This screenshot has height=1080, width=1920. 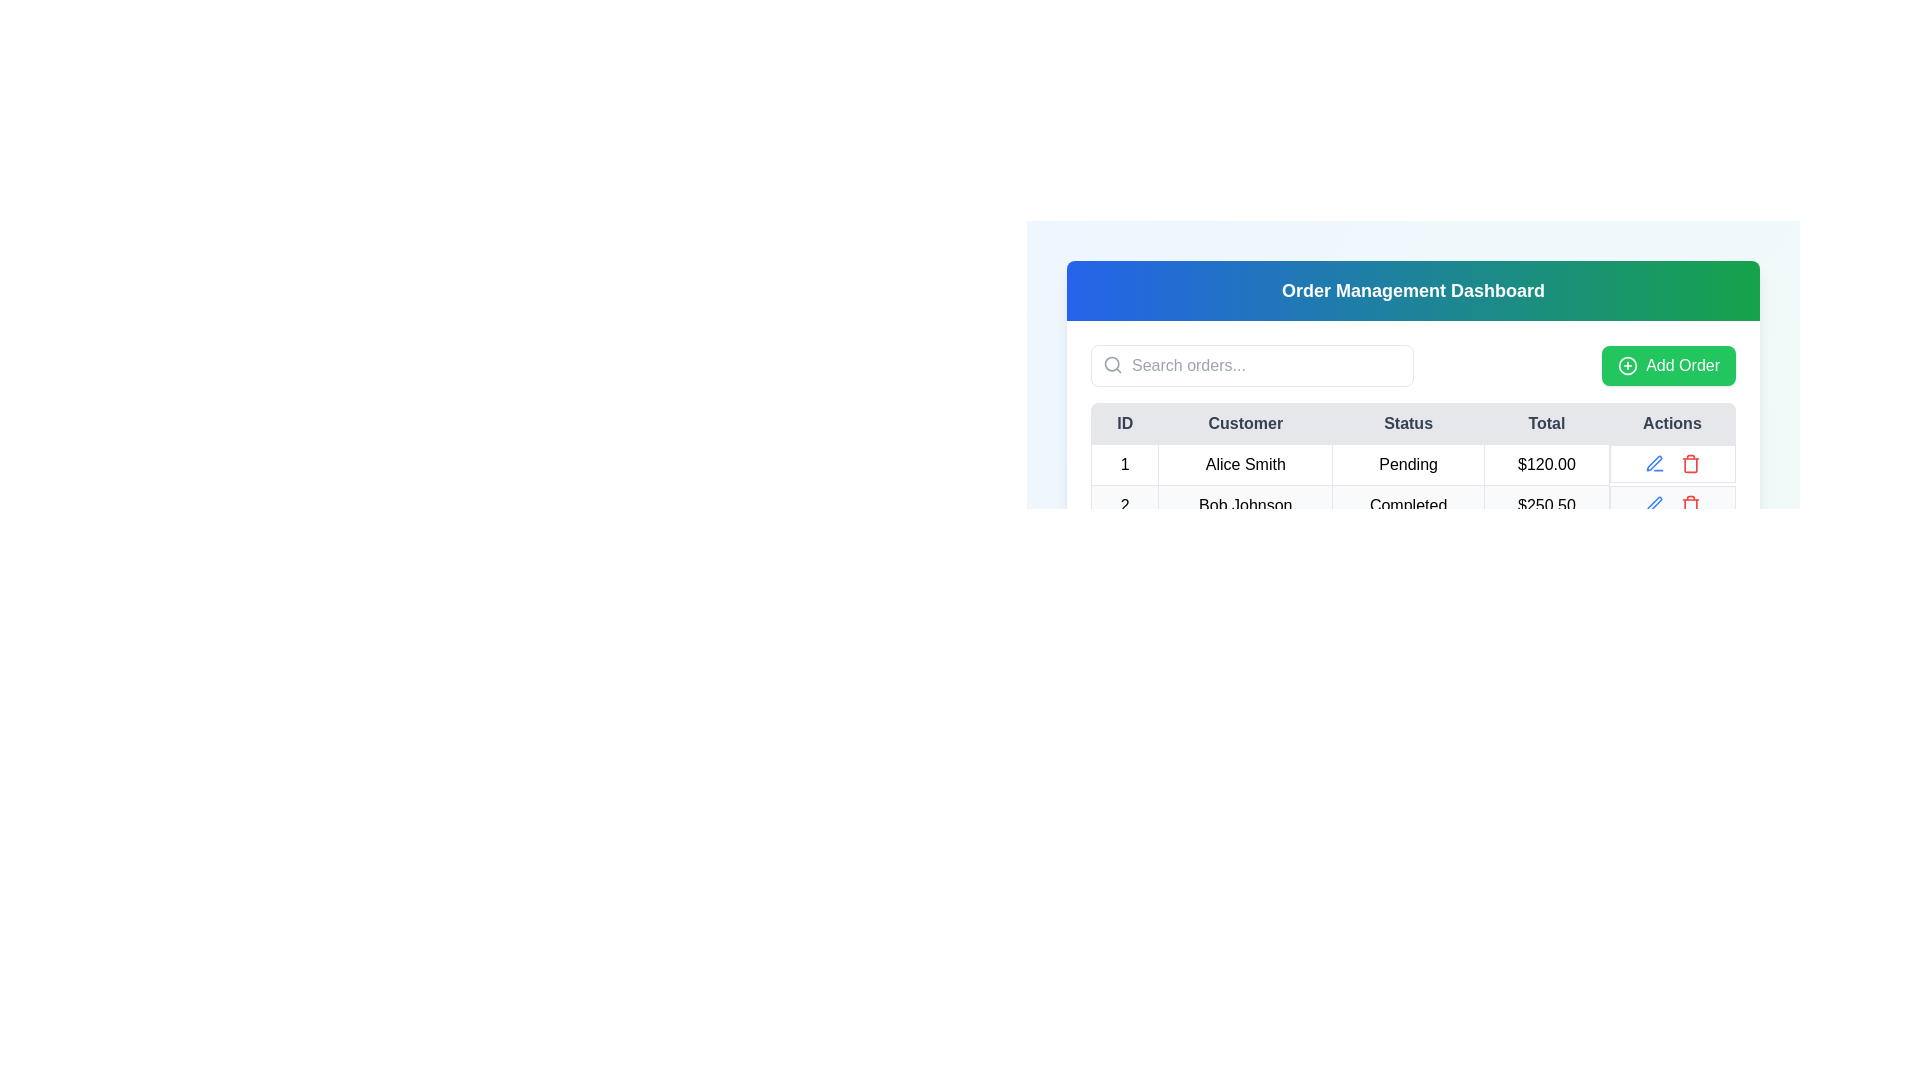 I want to click on the red trash bin icon button, so click(x=1689, y=503).